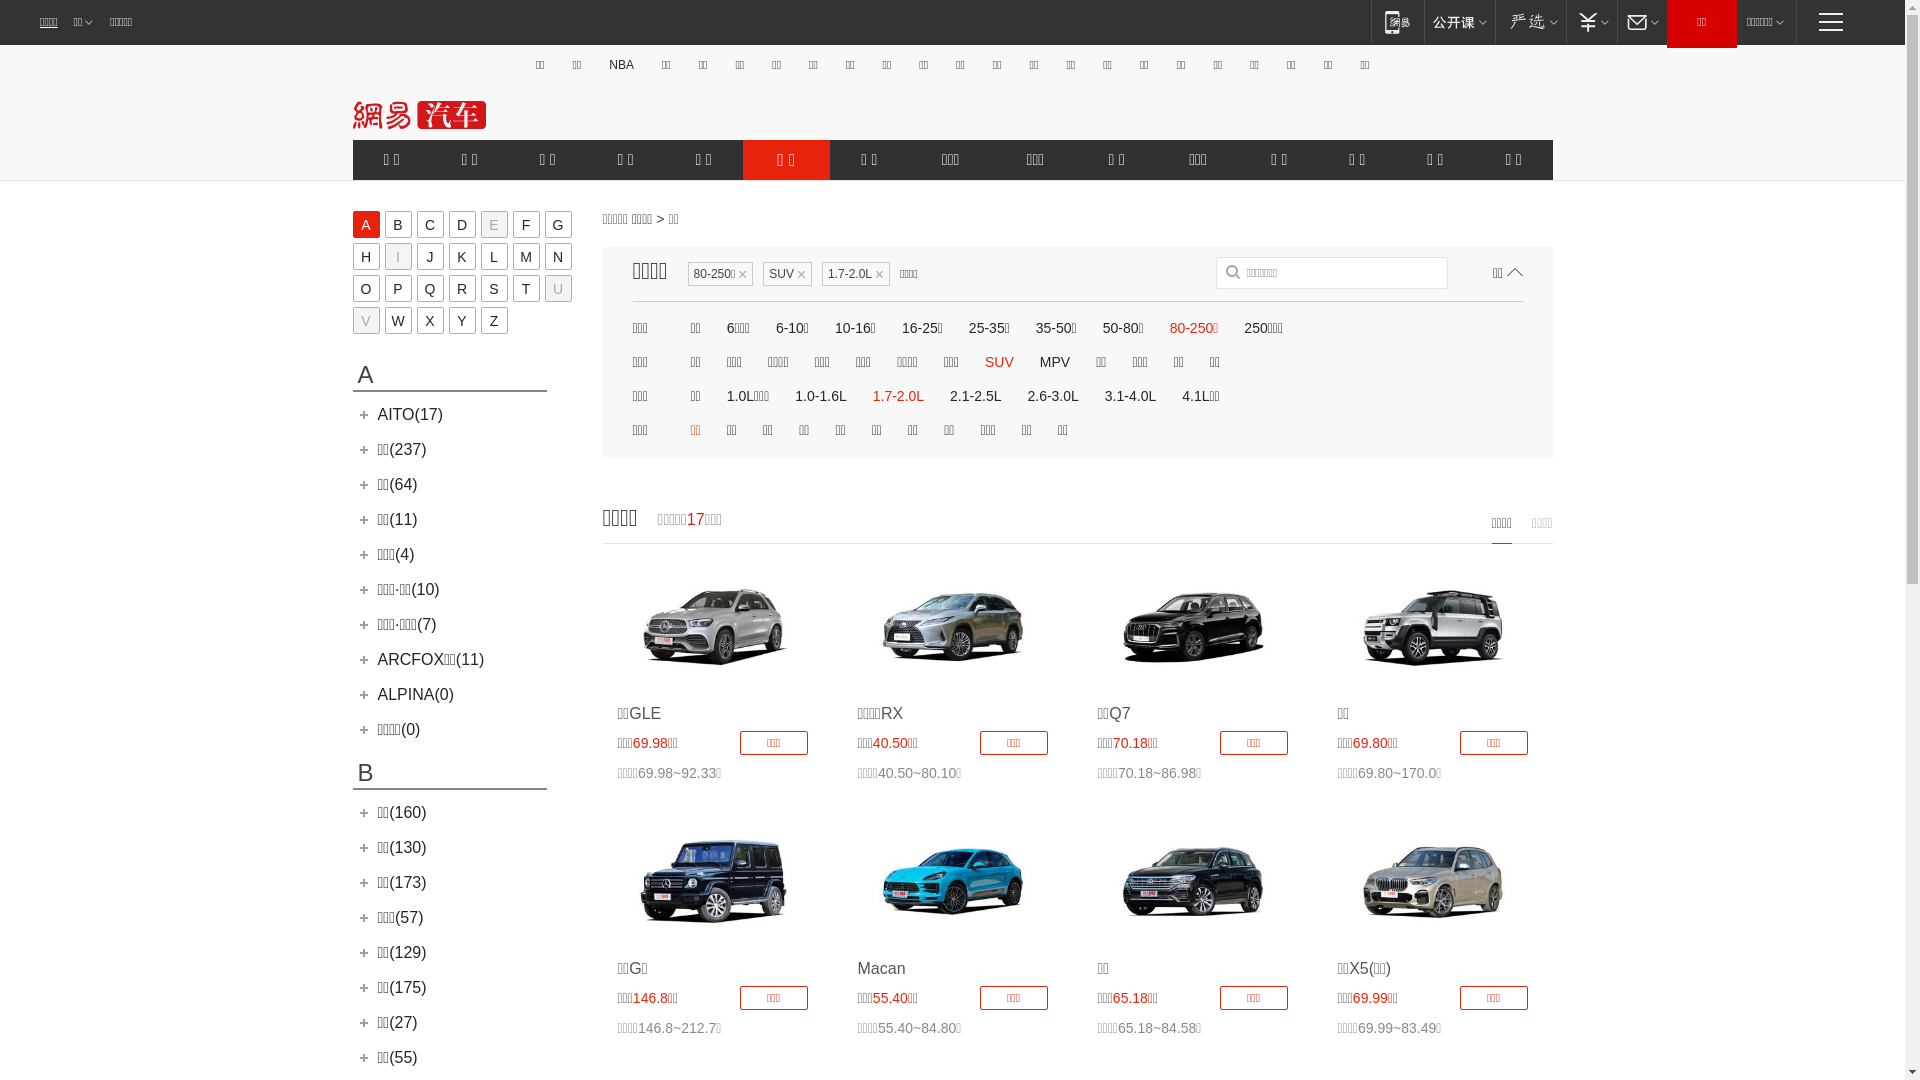 The image size is (1920, 1080). What do you see at coordinates (820, 396) in the screenshot?
I see `'1.0-1.6L'` at bounding box center [820, 396].